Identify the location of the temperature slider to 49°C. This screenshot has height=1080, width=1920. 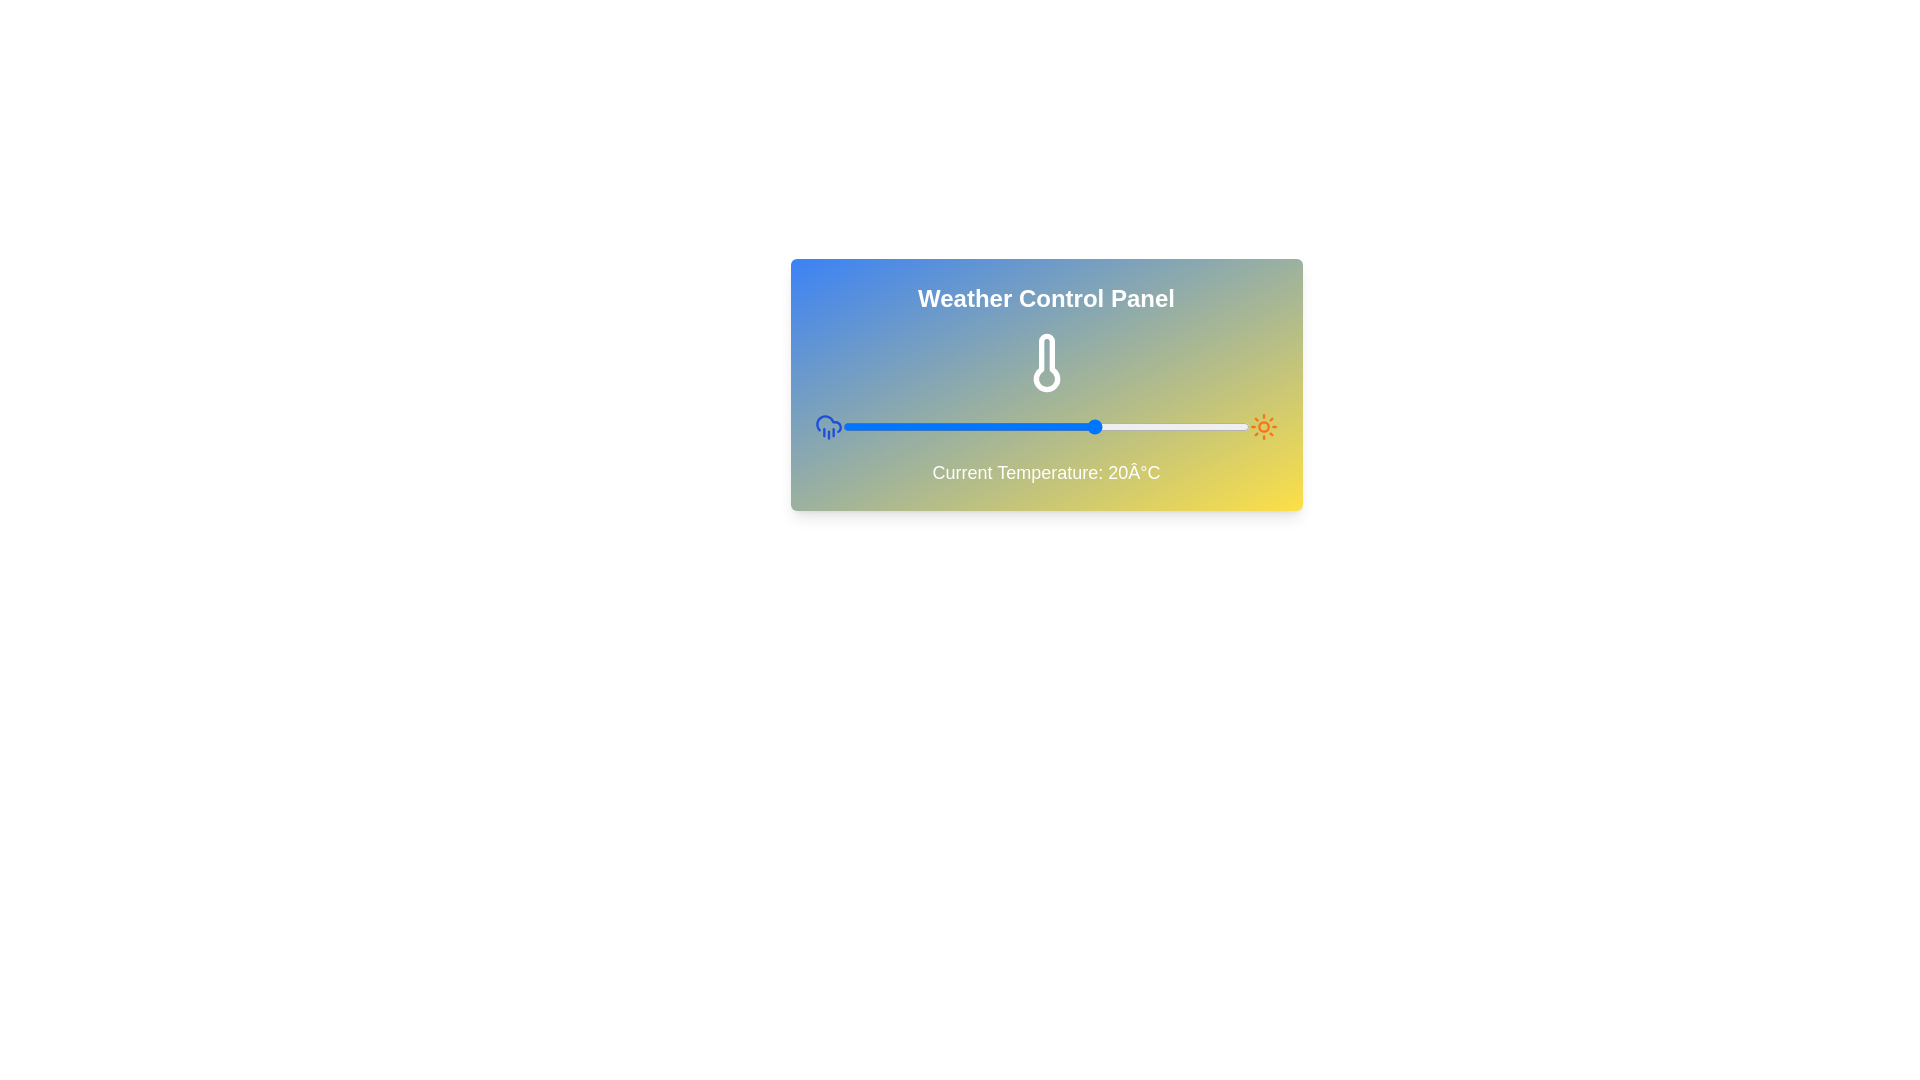
(1244, 426).